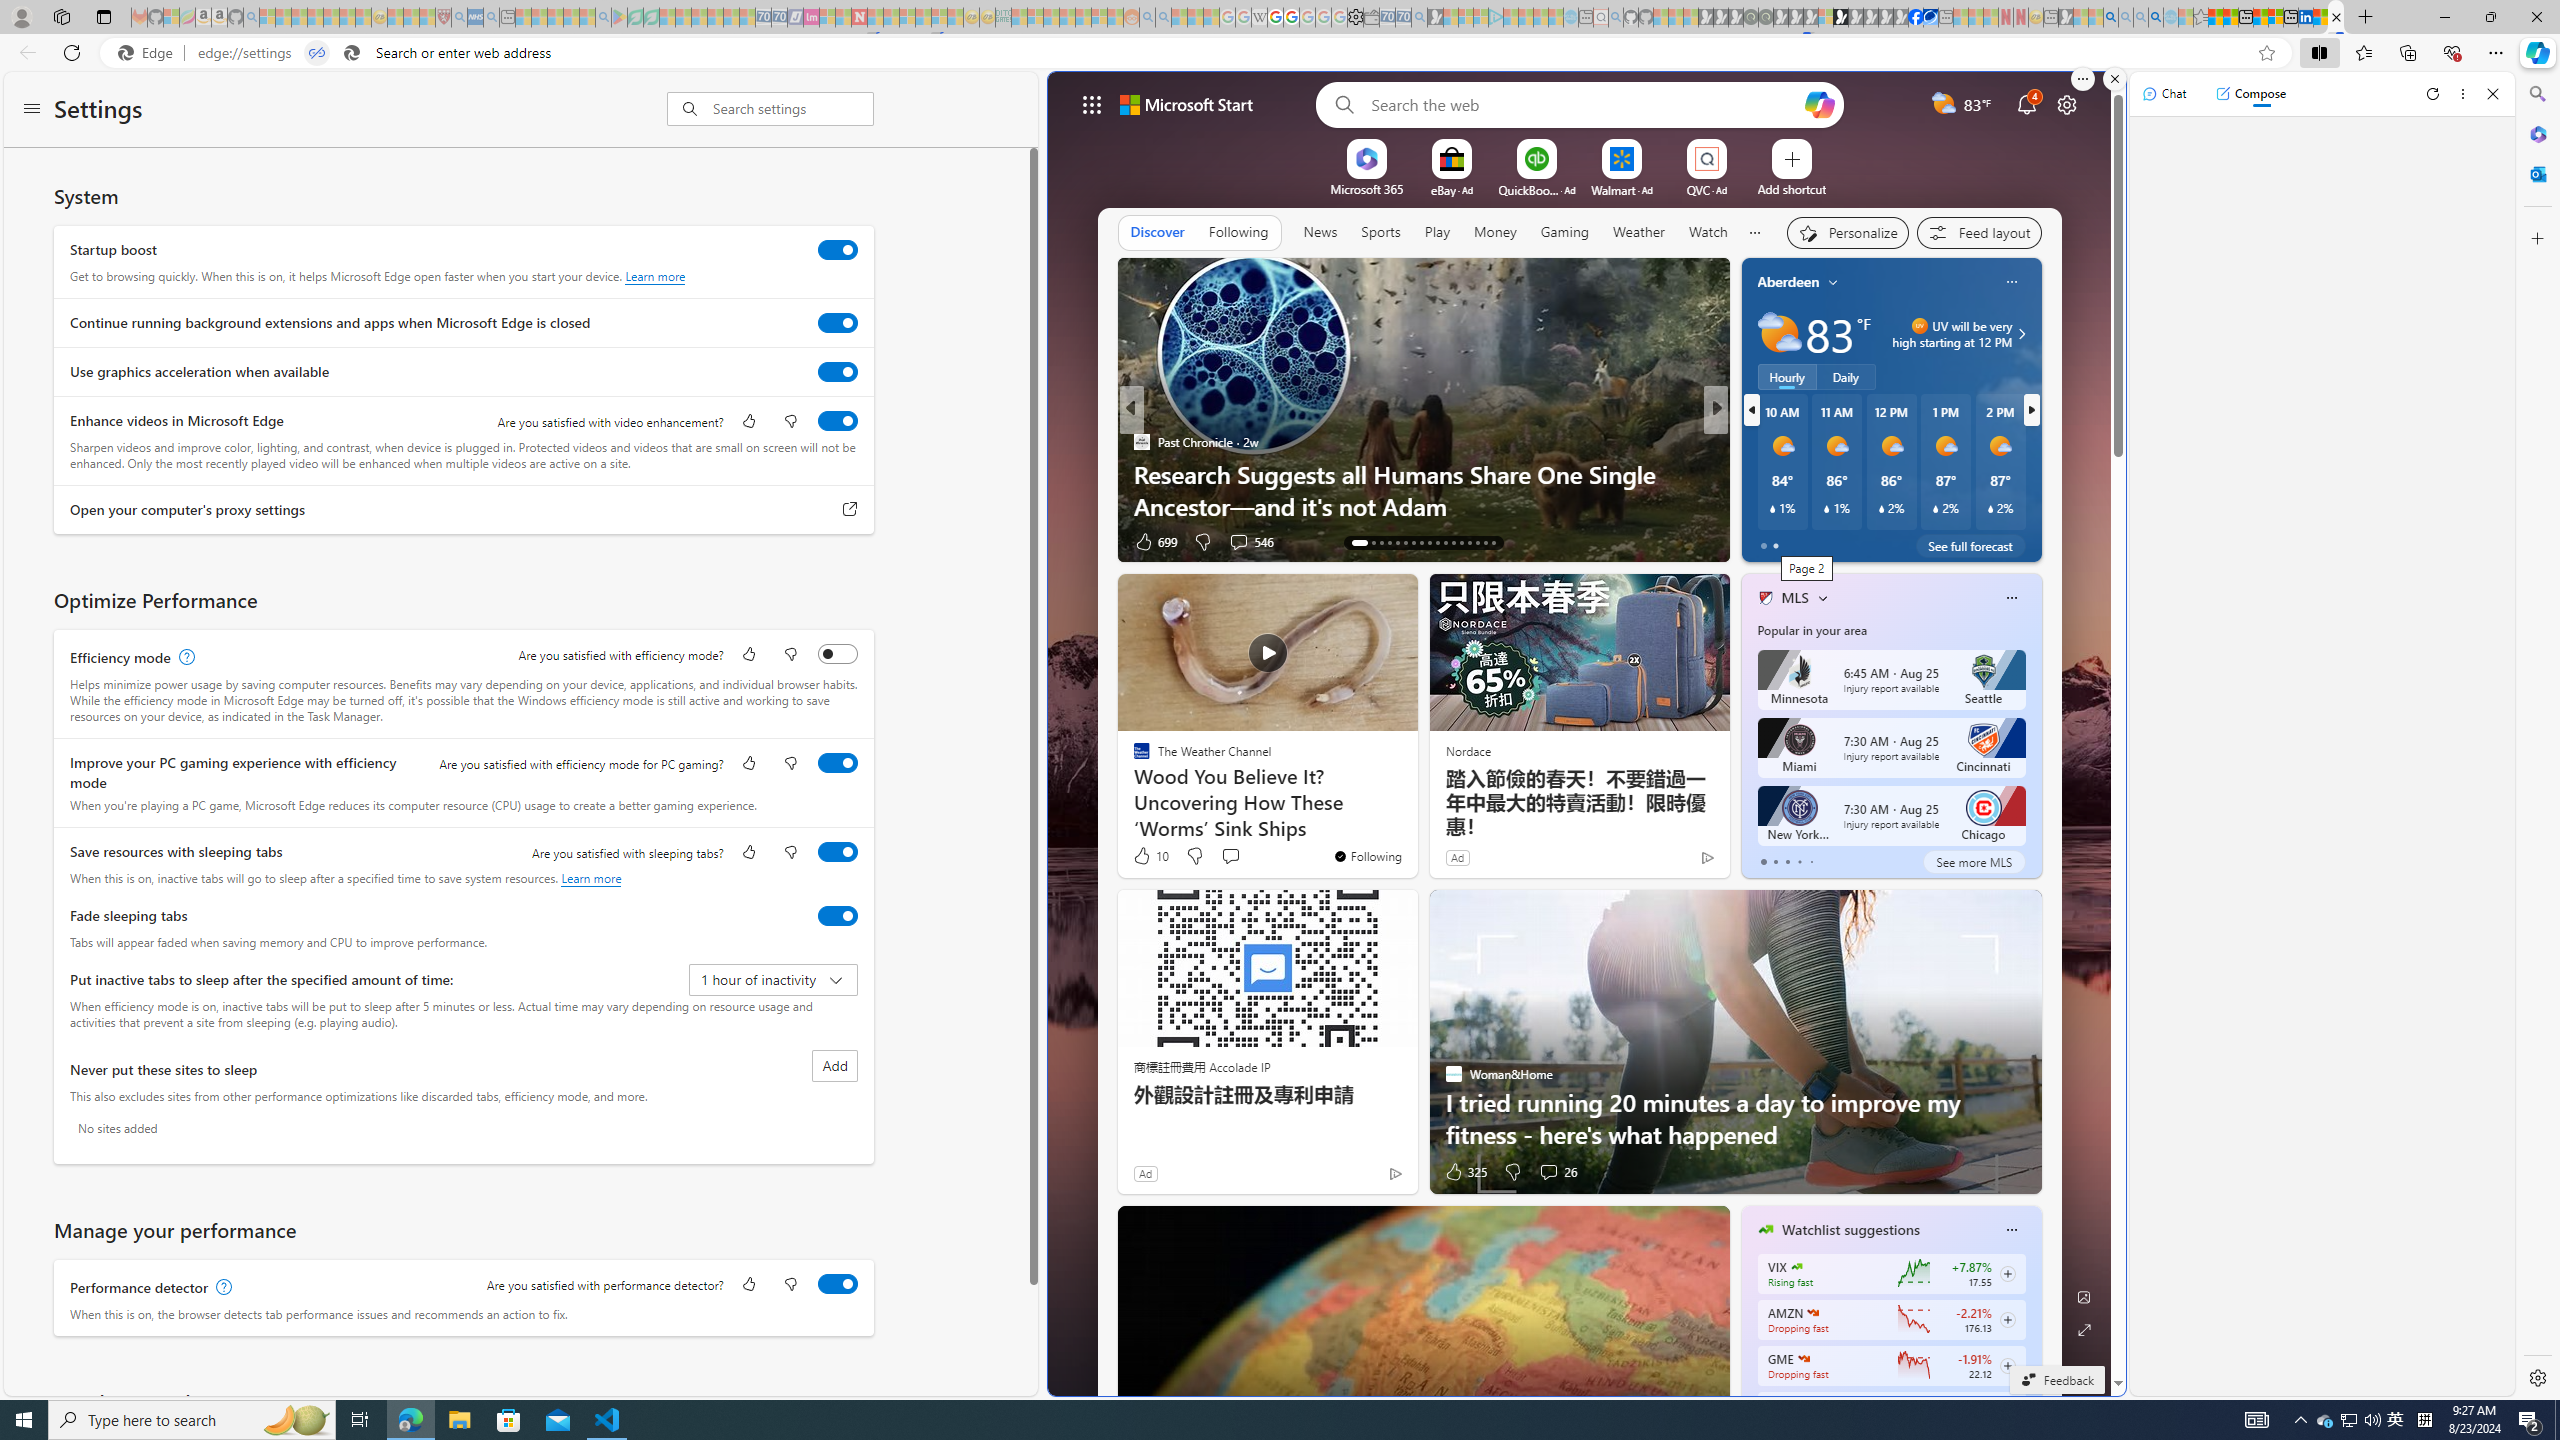 The height and width of the screenshot is (1440, 2560). Describe the element at coordinates (1405, 541) in the screenshot. I see `'AutomationID: tab-18'` at that location.